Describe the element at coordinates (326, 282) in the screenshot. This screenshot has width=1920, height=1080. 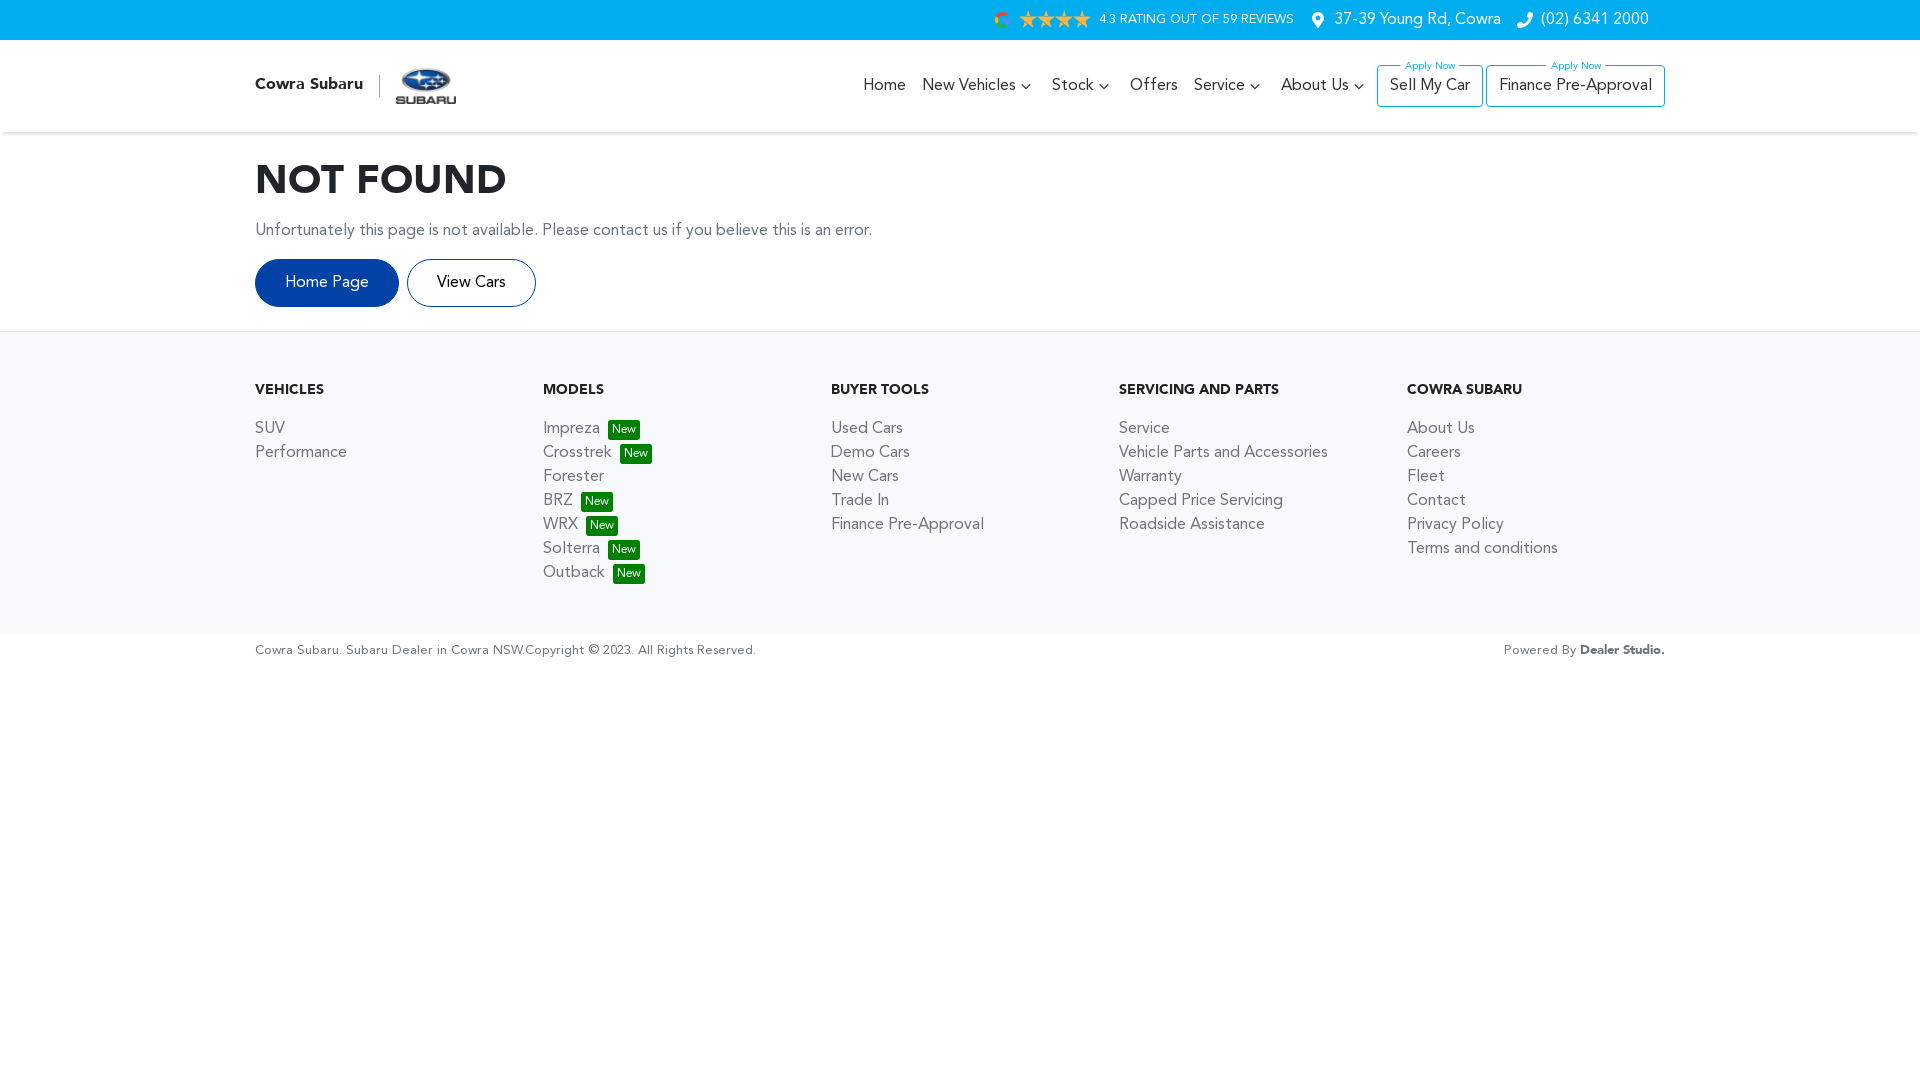
I see `'Home Page'` at that location.